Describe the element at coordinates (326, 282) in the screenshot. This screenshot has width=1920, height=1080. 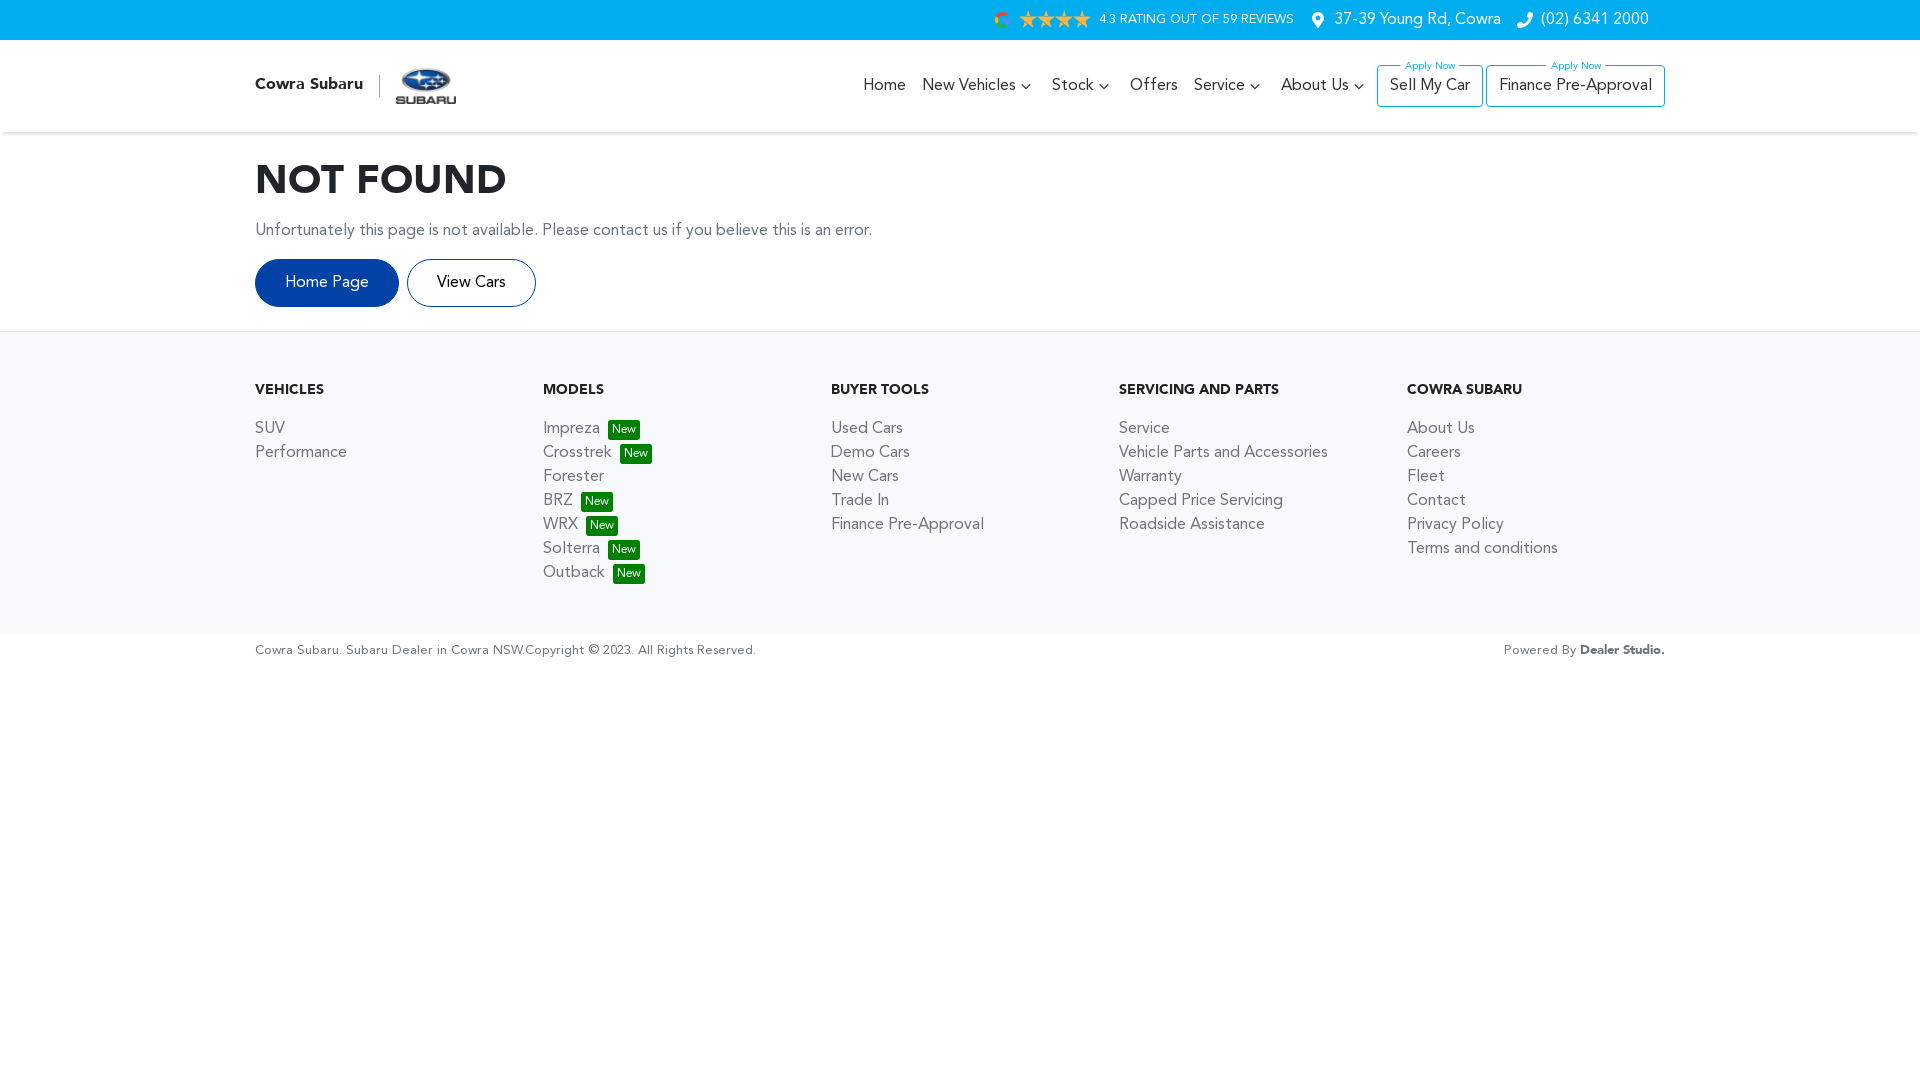
I see `'Home Page'` at that location.